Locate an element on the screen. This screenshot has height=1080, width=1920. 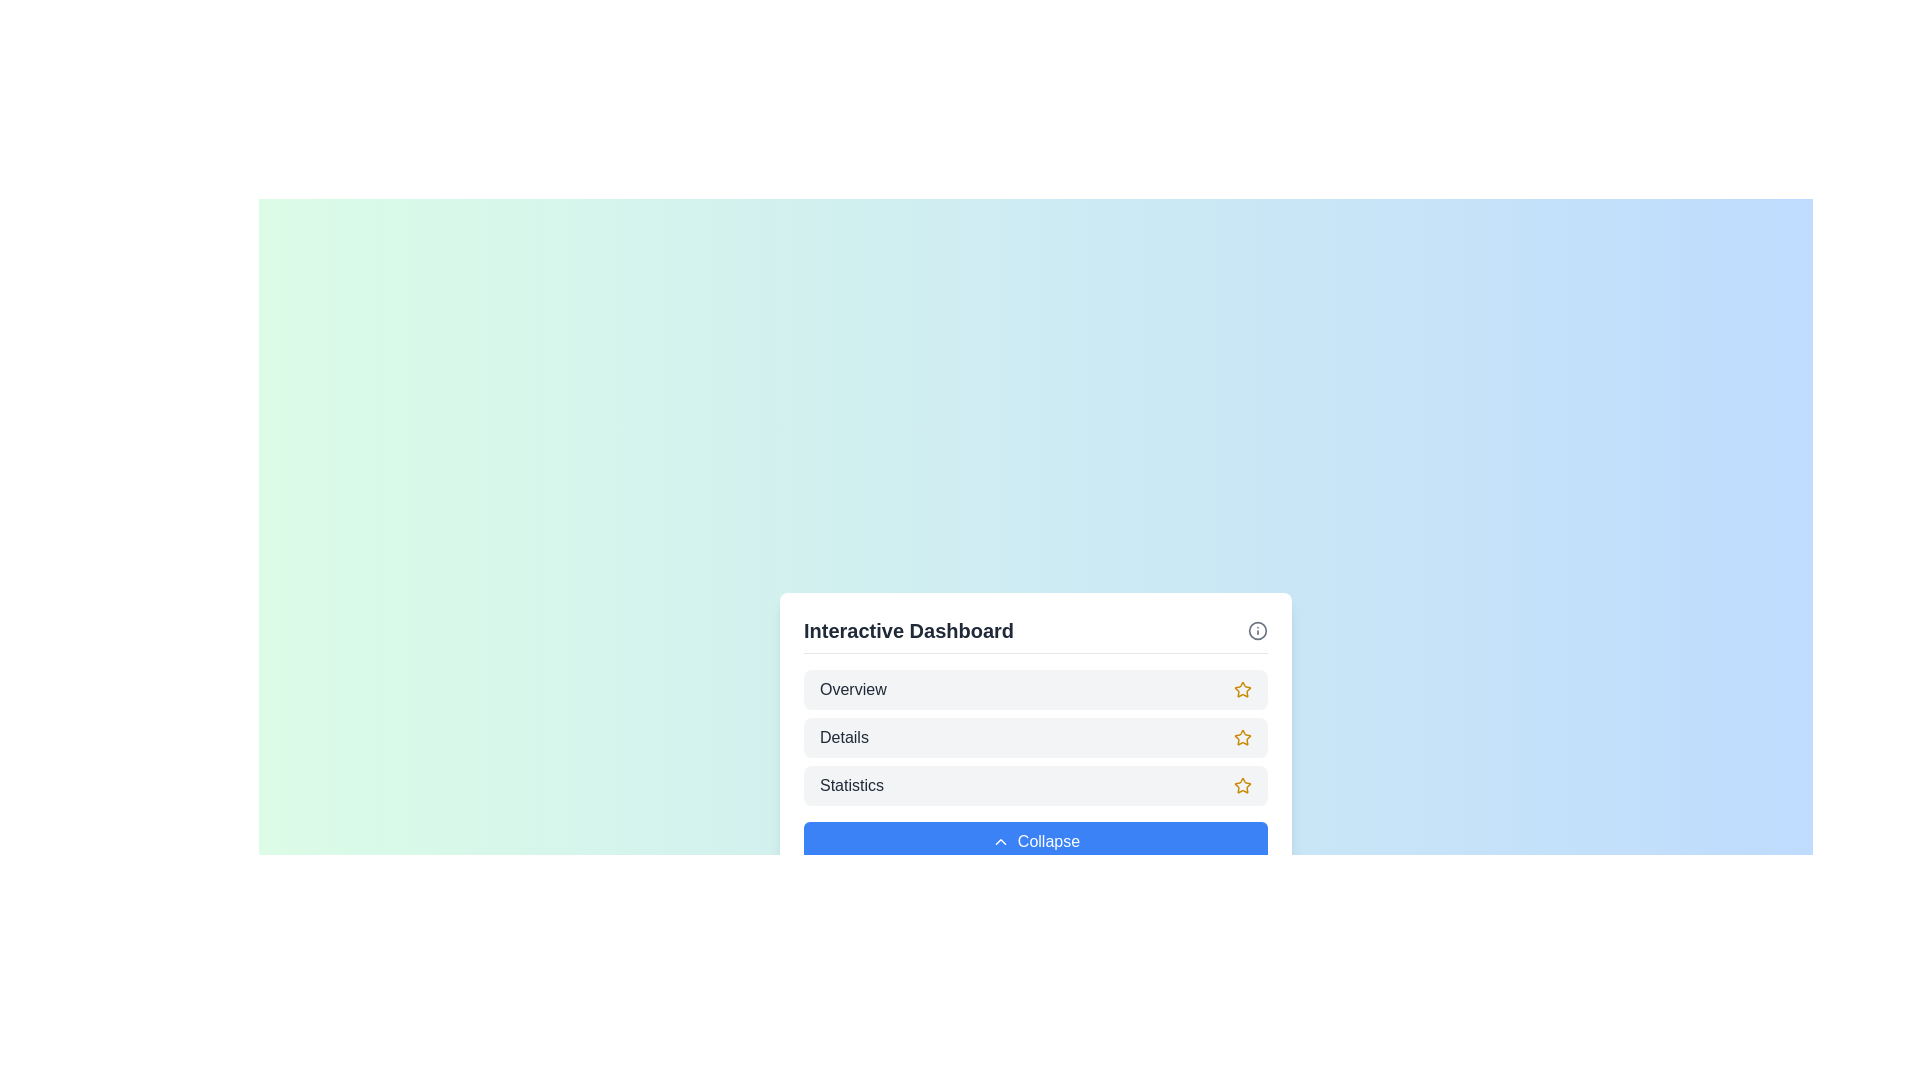
the 'Collapse' button with a blue background and white text that is located at the bottom of the 'Interactive Dashboard' widget is located at coordinates (1036, 840).